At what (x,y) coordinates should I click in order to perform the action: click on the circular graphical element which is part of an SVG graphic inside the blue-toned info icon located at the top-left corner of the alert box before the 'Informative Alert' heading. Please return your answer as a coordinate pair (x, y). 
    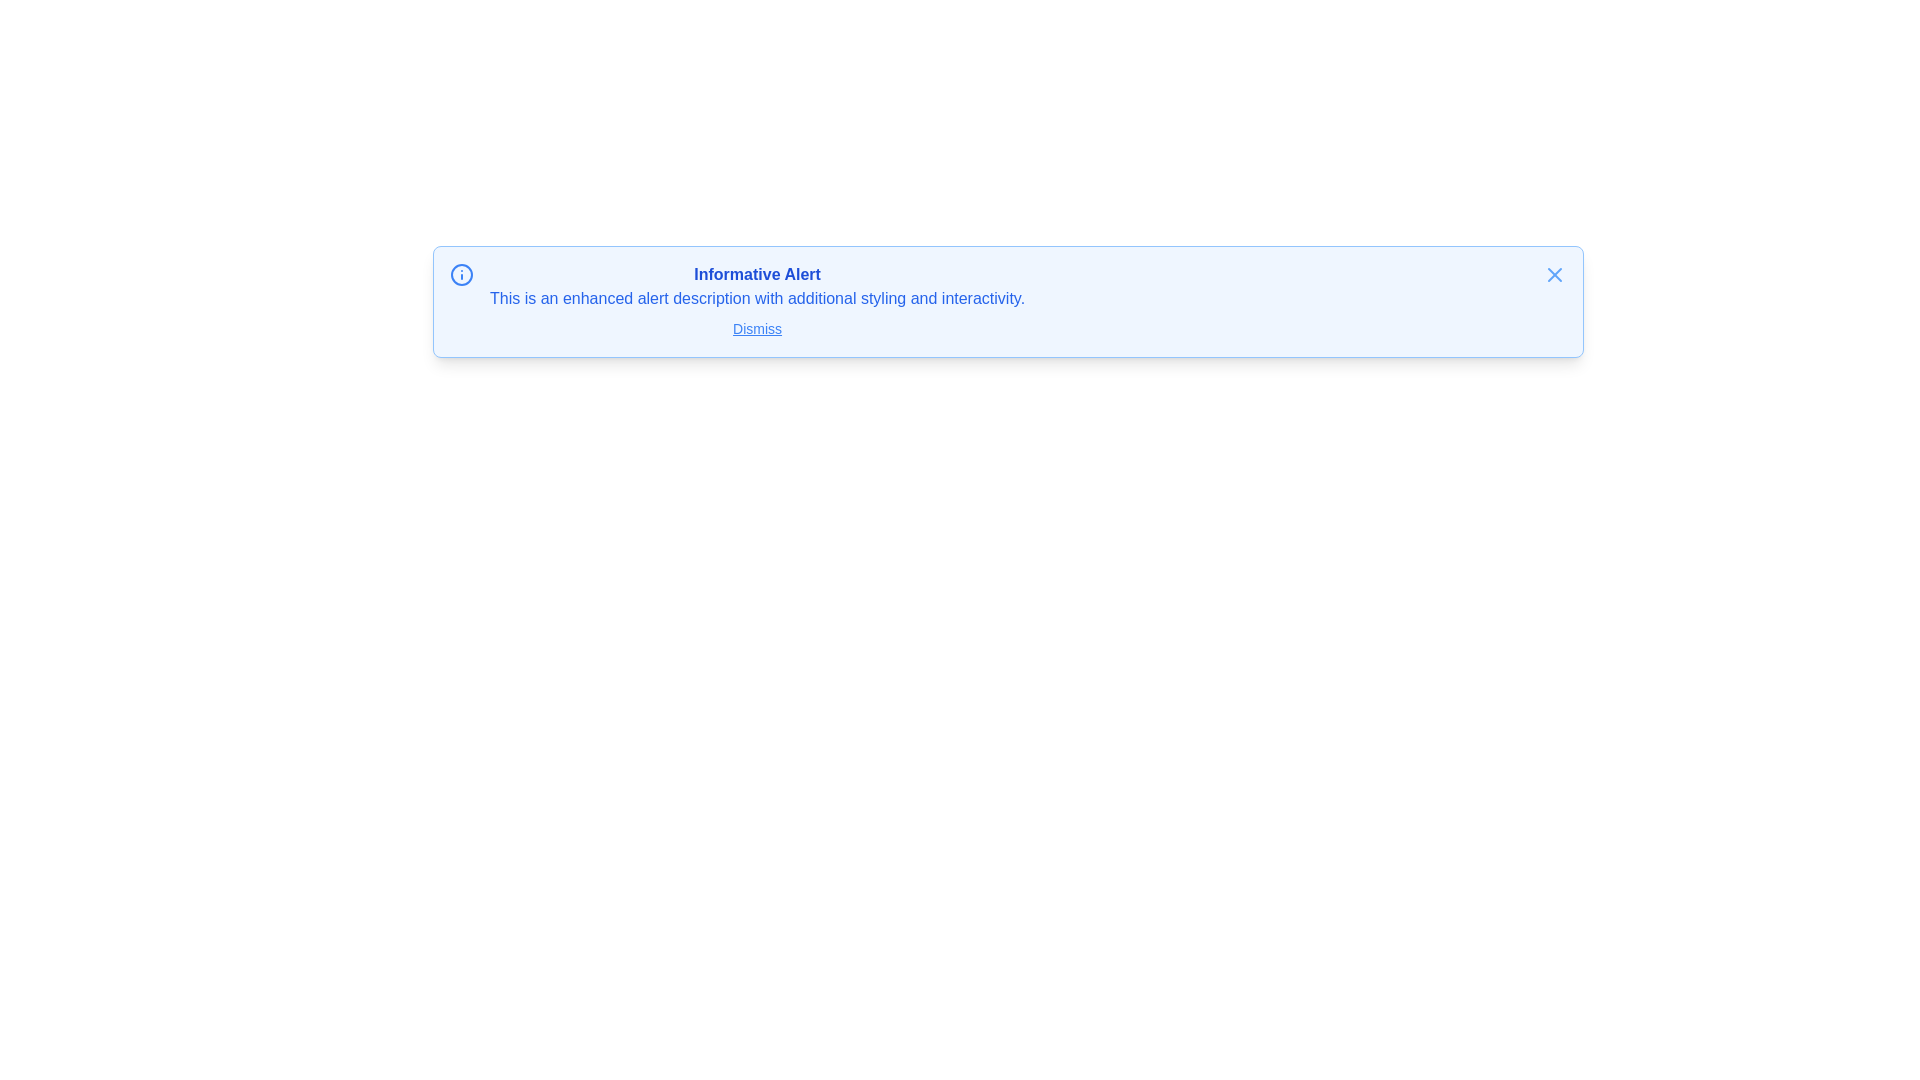
    Looking at the image, I should click on (460, 274).